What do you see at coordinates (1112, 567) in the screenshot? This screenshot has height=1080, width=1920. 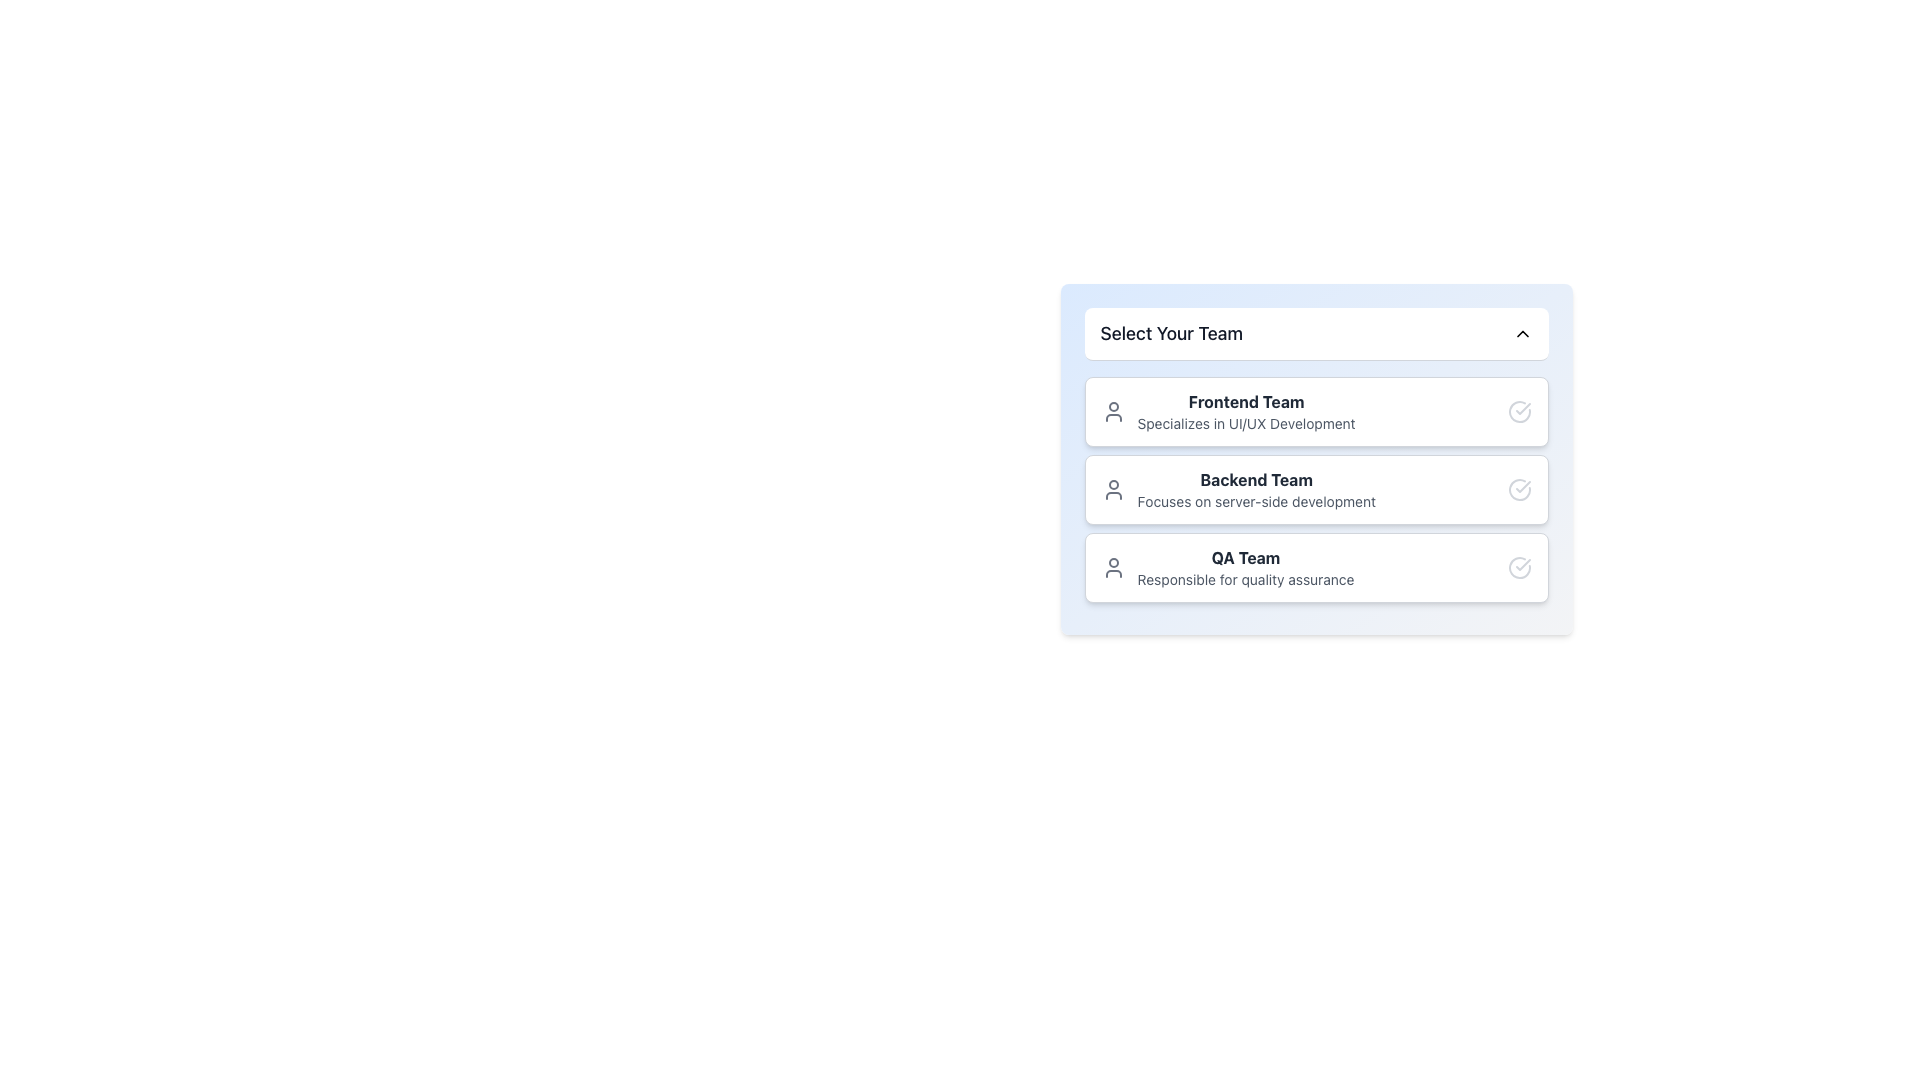 I see `the QA Team icon located in the third item of the 'Select Your Team' vertical list, positioned directly to the left of the text 'QA Team.'` at bounding box center [1112, 567].